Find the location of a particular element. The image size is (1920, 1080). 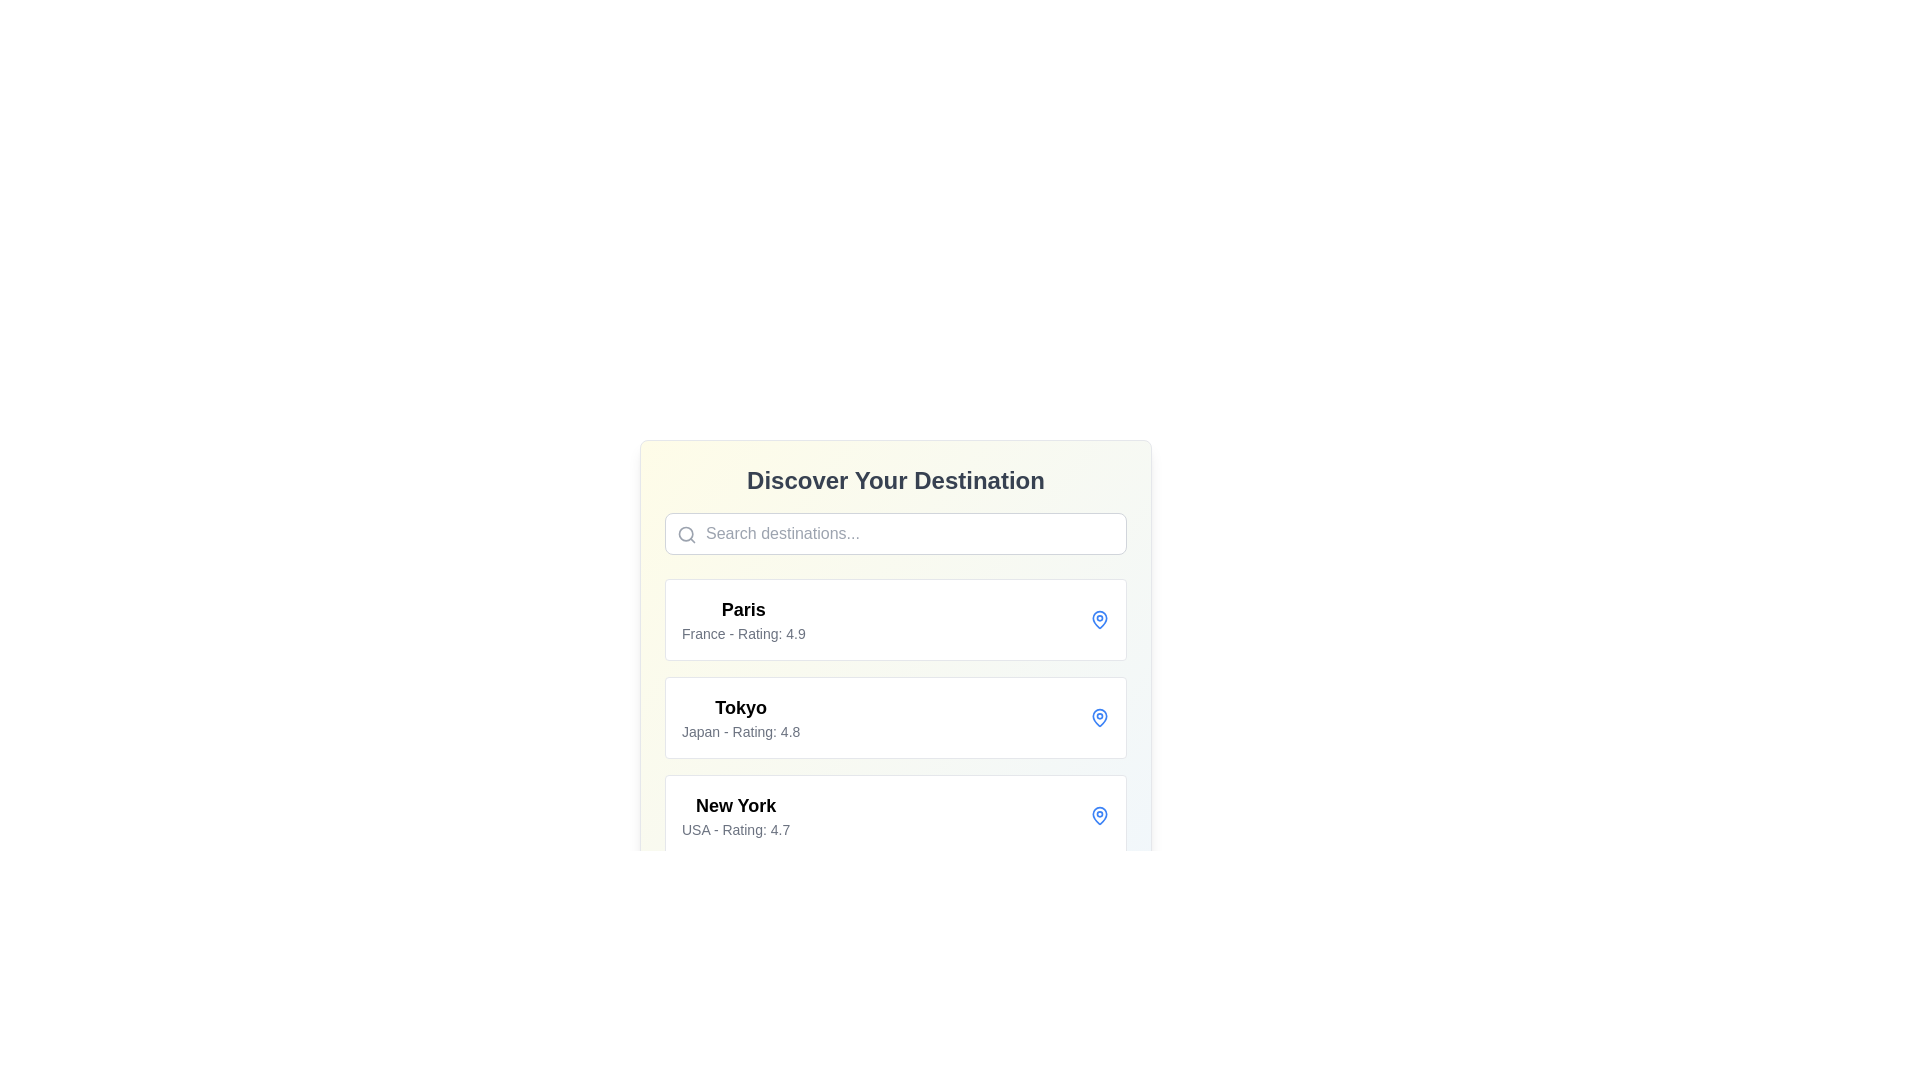

the magnifying glass icon located on the left side of the search bar, which is positioned below the 'Discover Your Destination' heading is located at coordinates (686, 534).